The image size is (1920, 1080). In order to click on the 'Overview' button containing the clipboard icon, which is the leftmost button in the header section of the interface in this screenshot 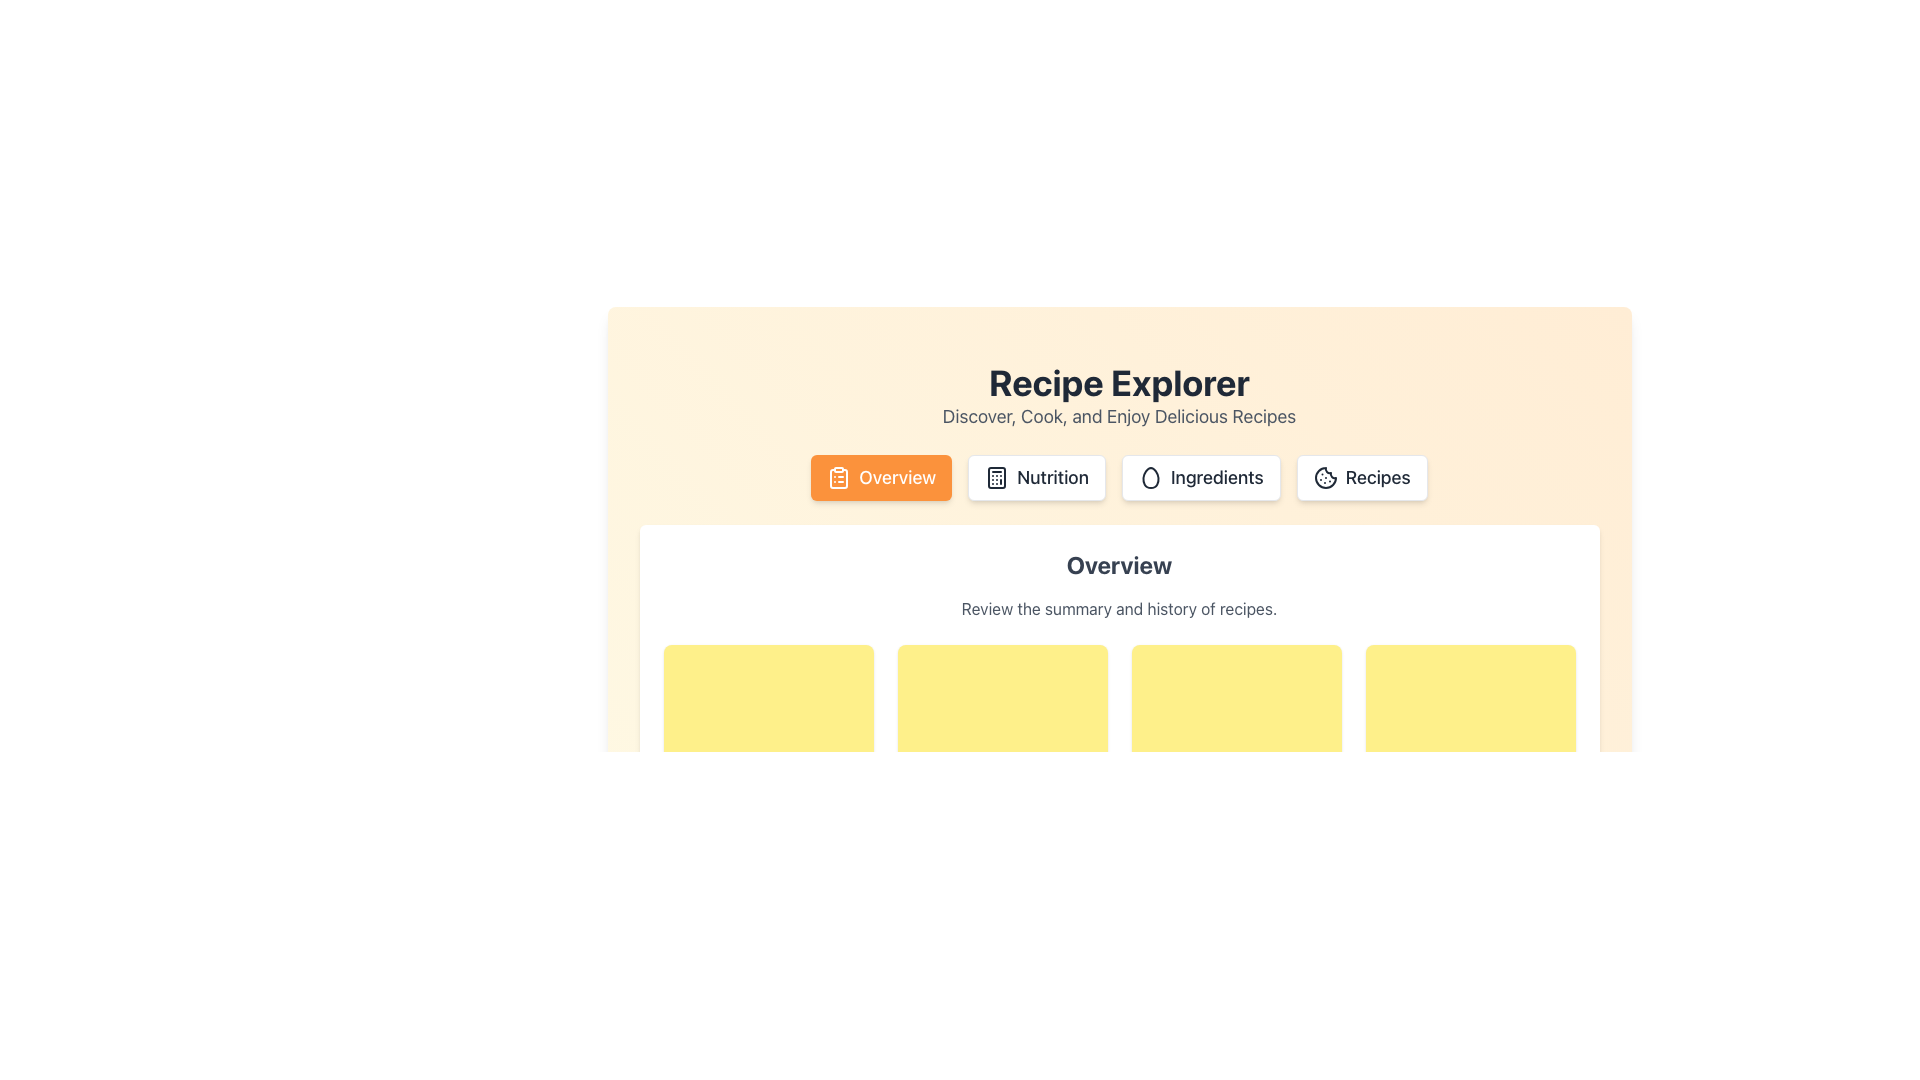, I will do `click(839, 478)`.